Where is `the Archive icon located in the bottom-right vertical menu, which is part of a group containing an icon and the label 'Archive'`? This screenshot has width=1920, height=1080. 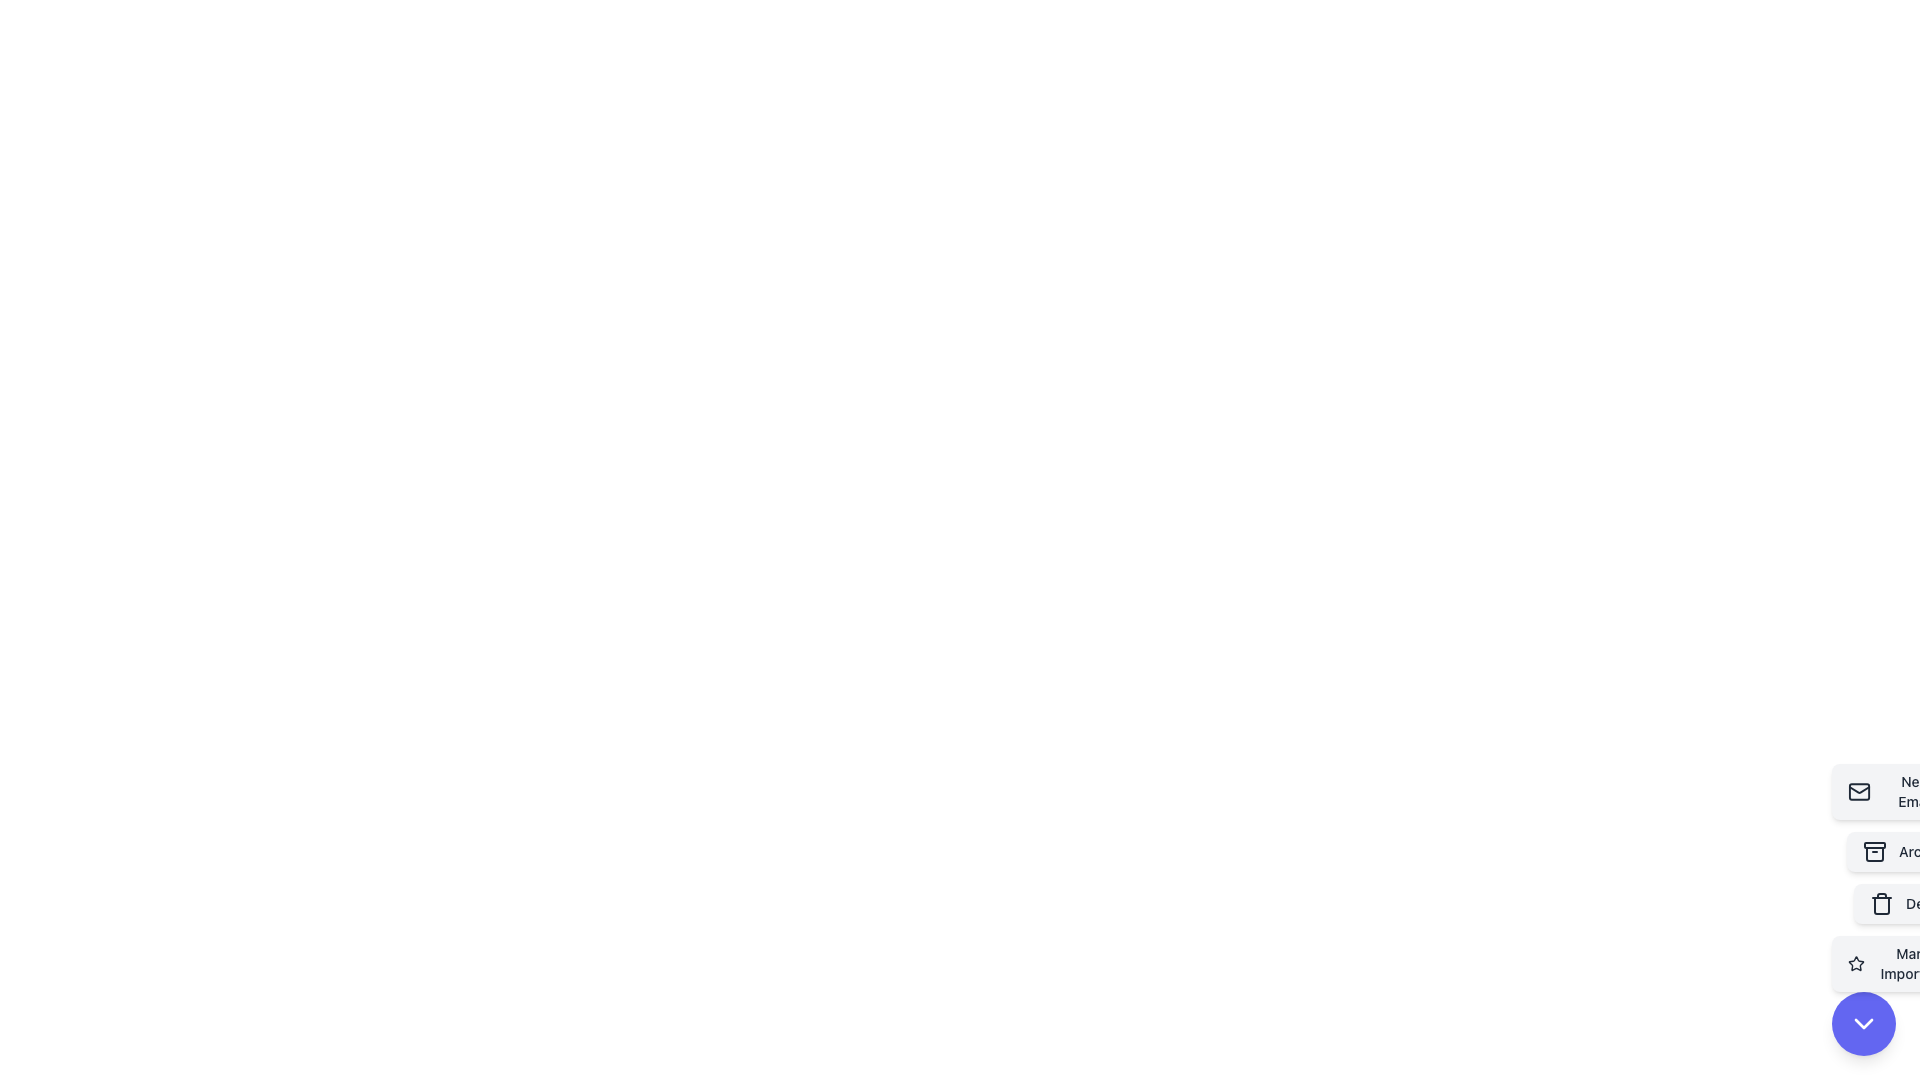 the Archive icon located in the bottom-right vertical menu, which is part of a group containing an icon and the label 'Archive' is located at coordinates (1874, 852).